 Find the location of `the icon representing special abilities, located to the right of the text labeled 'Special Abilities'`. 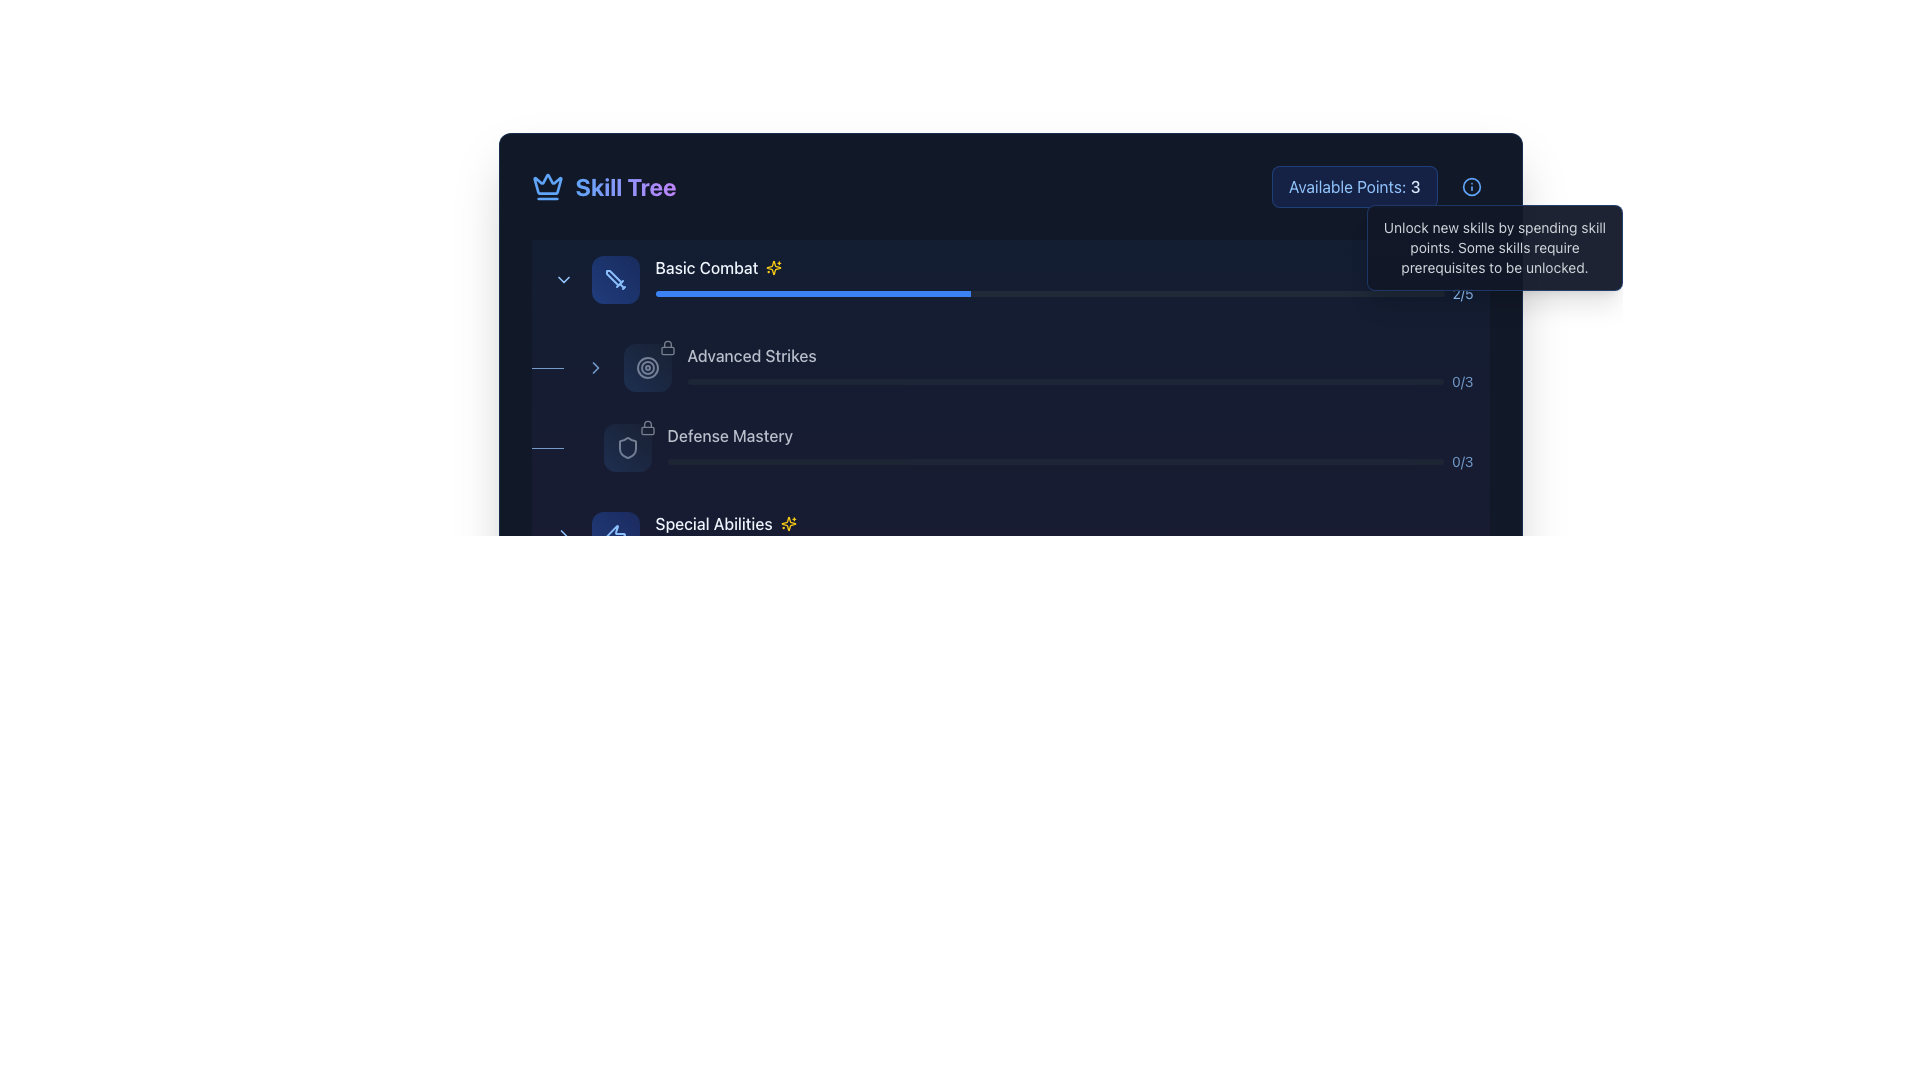

the icon representing special abilities, located to the right of the text labeled 'Special Abilities' is located at coordinates (787, 523).